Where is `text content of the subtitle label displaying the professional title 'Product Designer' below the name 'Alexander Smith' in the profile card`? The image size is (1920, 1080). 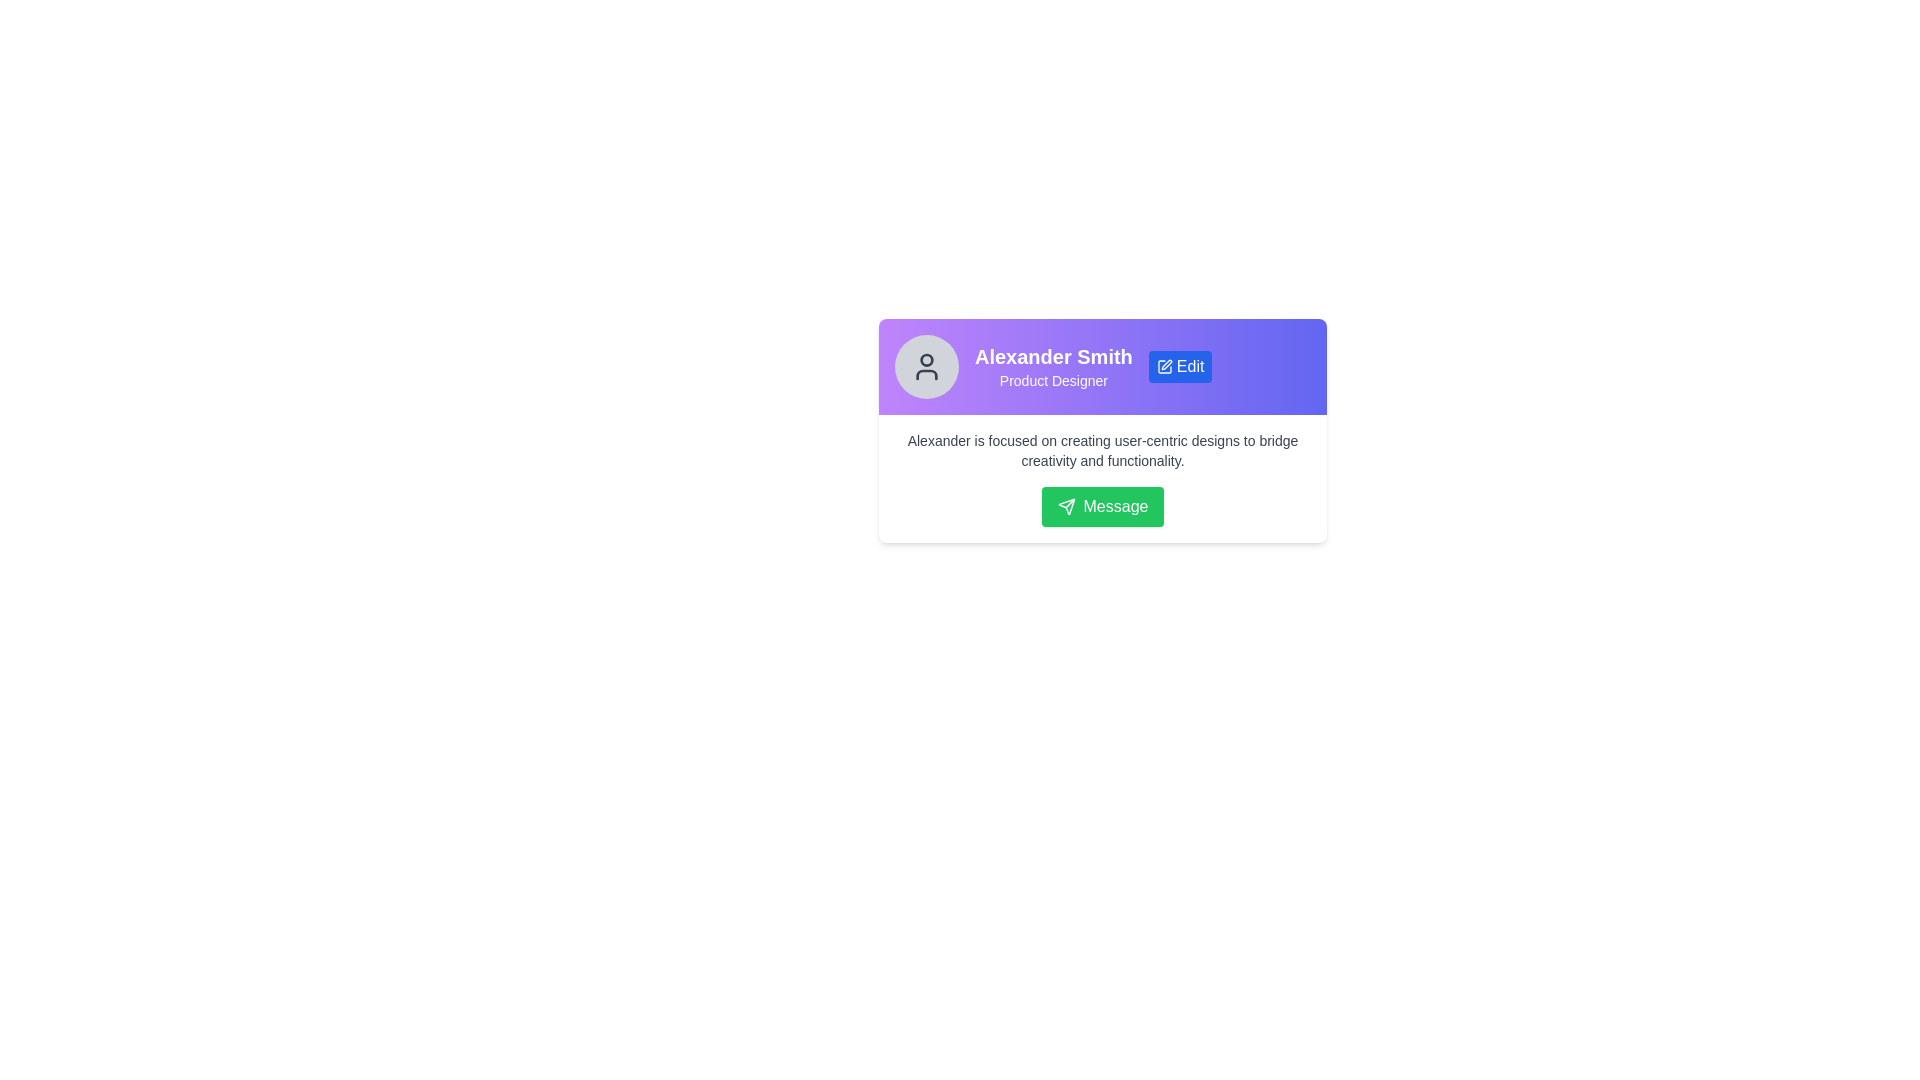
text content of the subtitle label displaying the professional title 'Product Designer' below the name 'Alexander Smith' in the profile card is located at coordinates (1052, 381).